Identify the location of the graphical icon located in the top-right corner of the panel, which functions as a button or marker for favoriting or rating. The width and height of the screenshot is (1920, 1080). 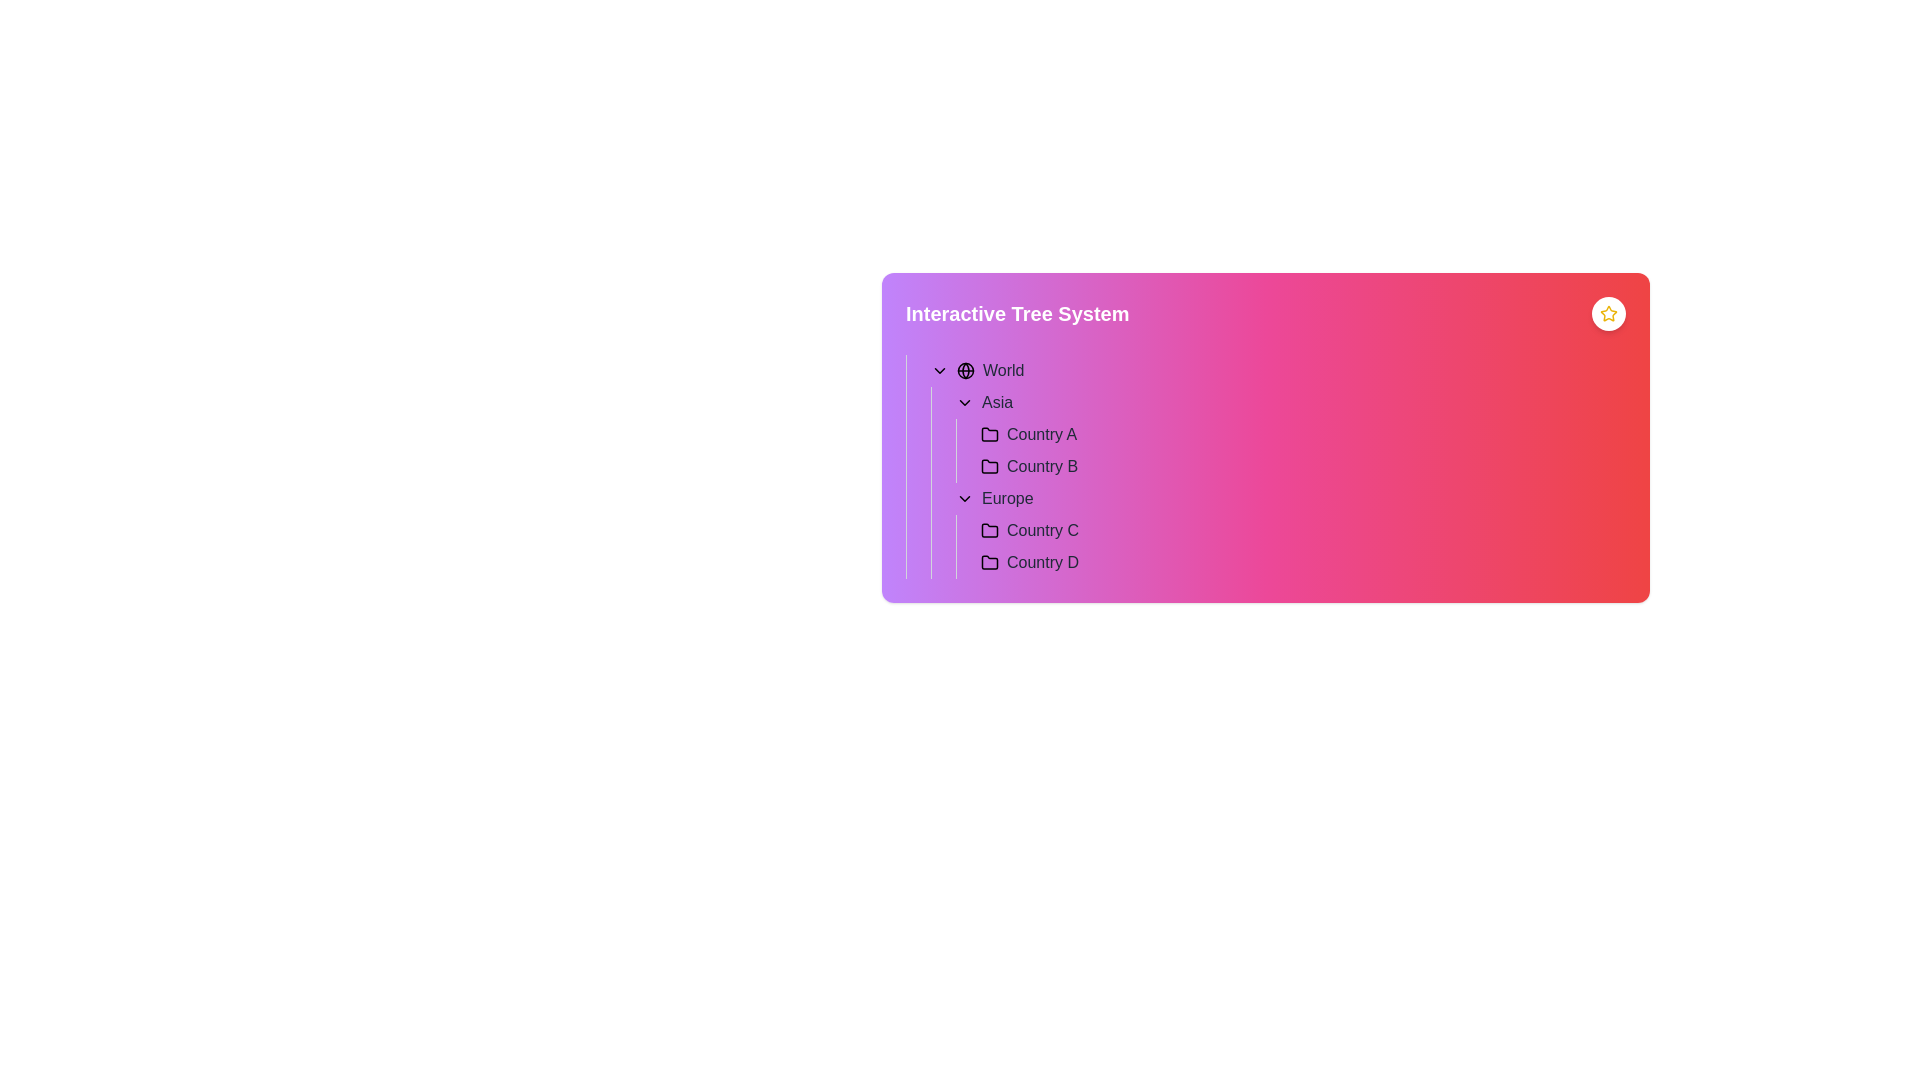
(1608, 313).